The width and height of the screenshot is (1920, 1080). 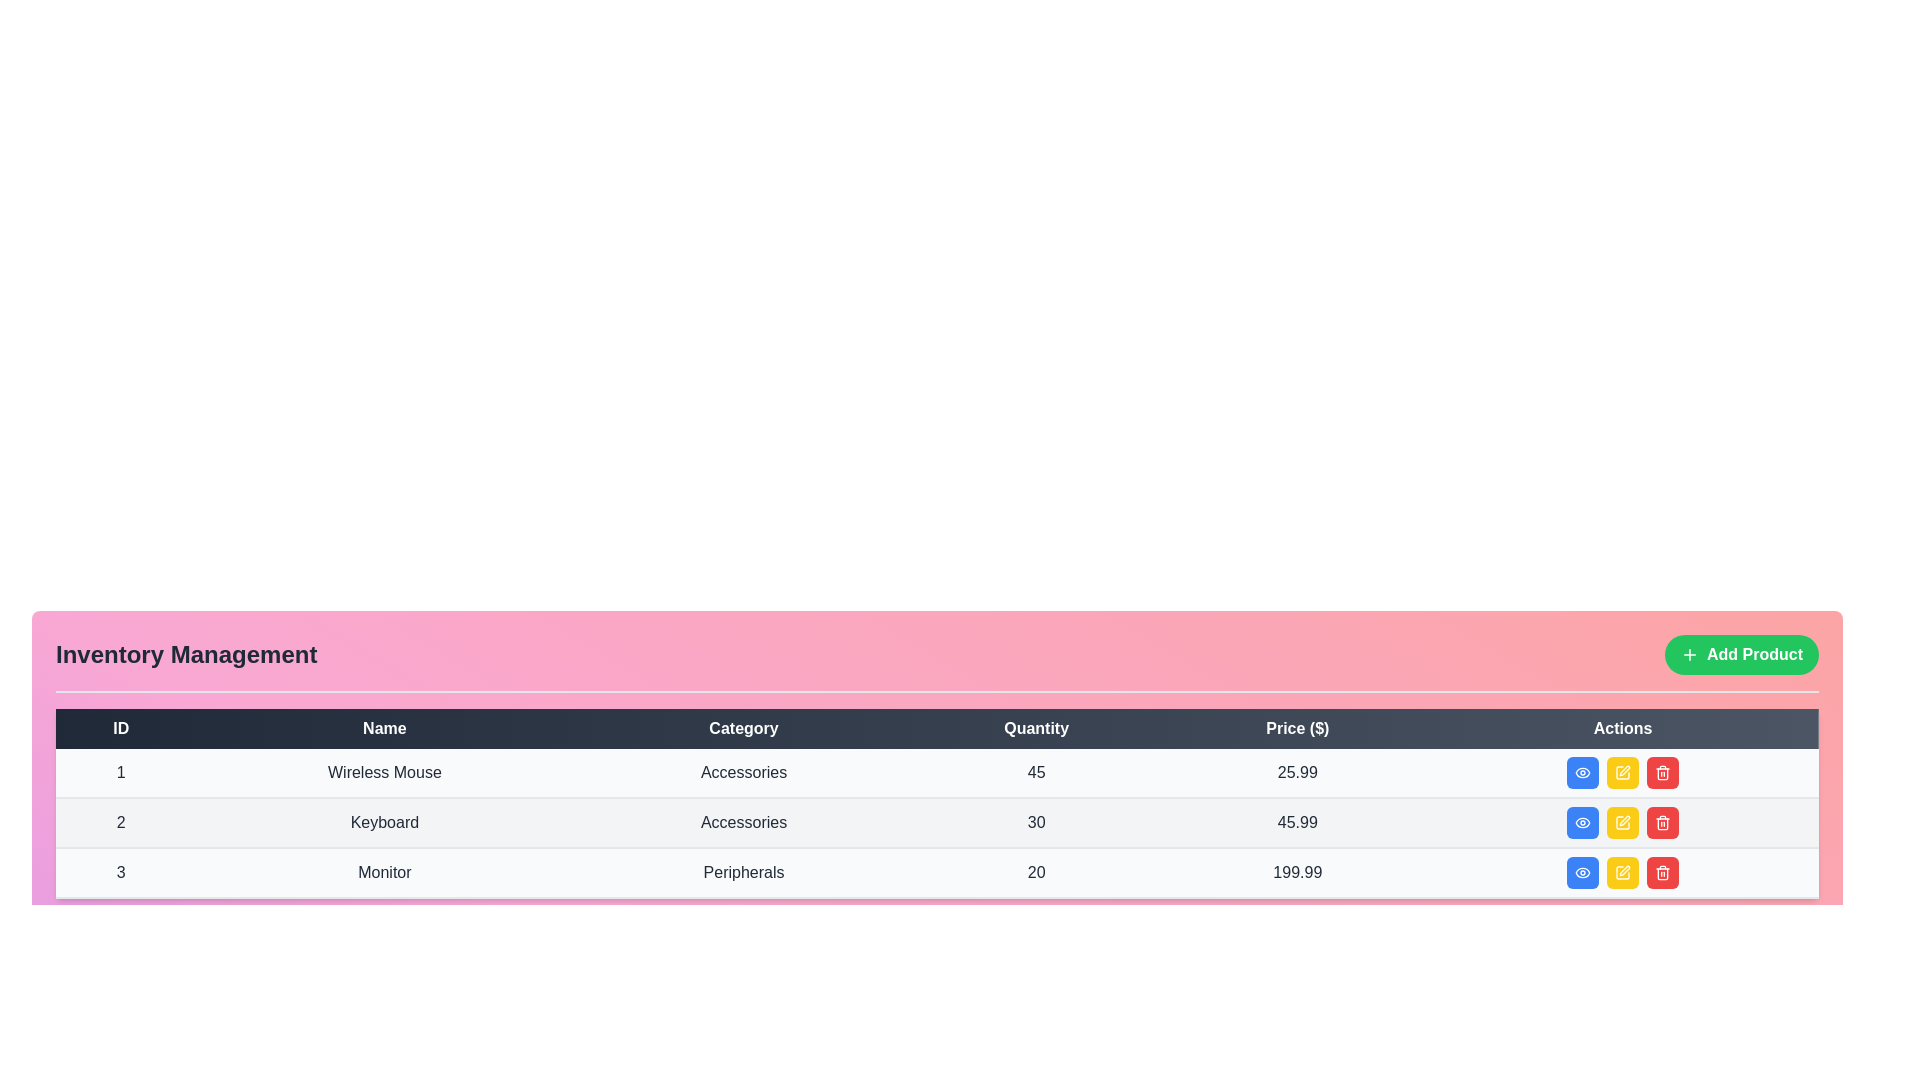 What do you see at coordinates (1663, 873) in the screenshot?
I see `the structural rectangle of the trash can icon located in the 'Actions' column of the third row under the Inventory Management header` at bounding box center [1663, 873].